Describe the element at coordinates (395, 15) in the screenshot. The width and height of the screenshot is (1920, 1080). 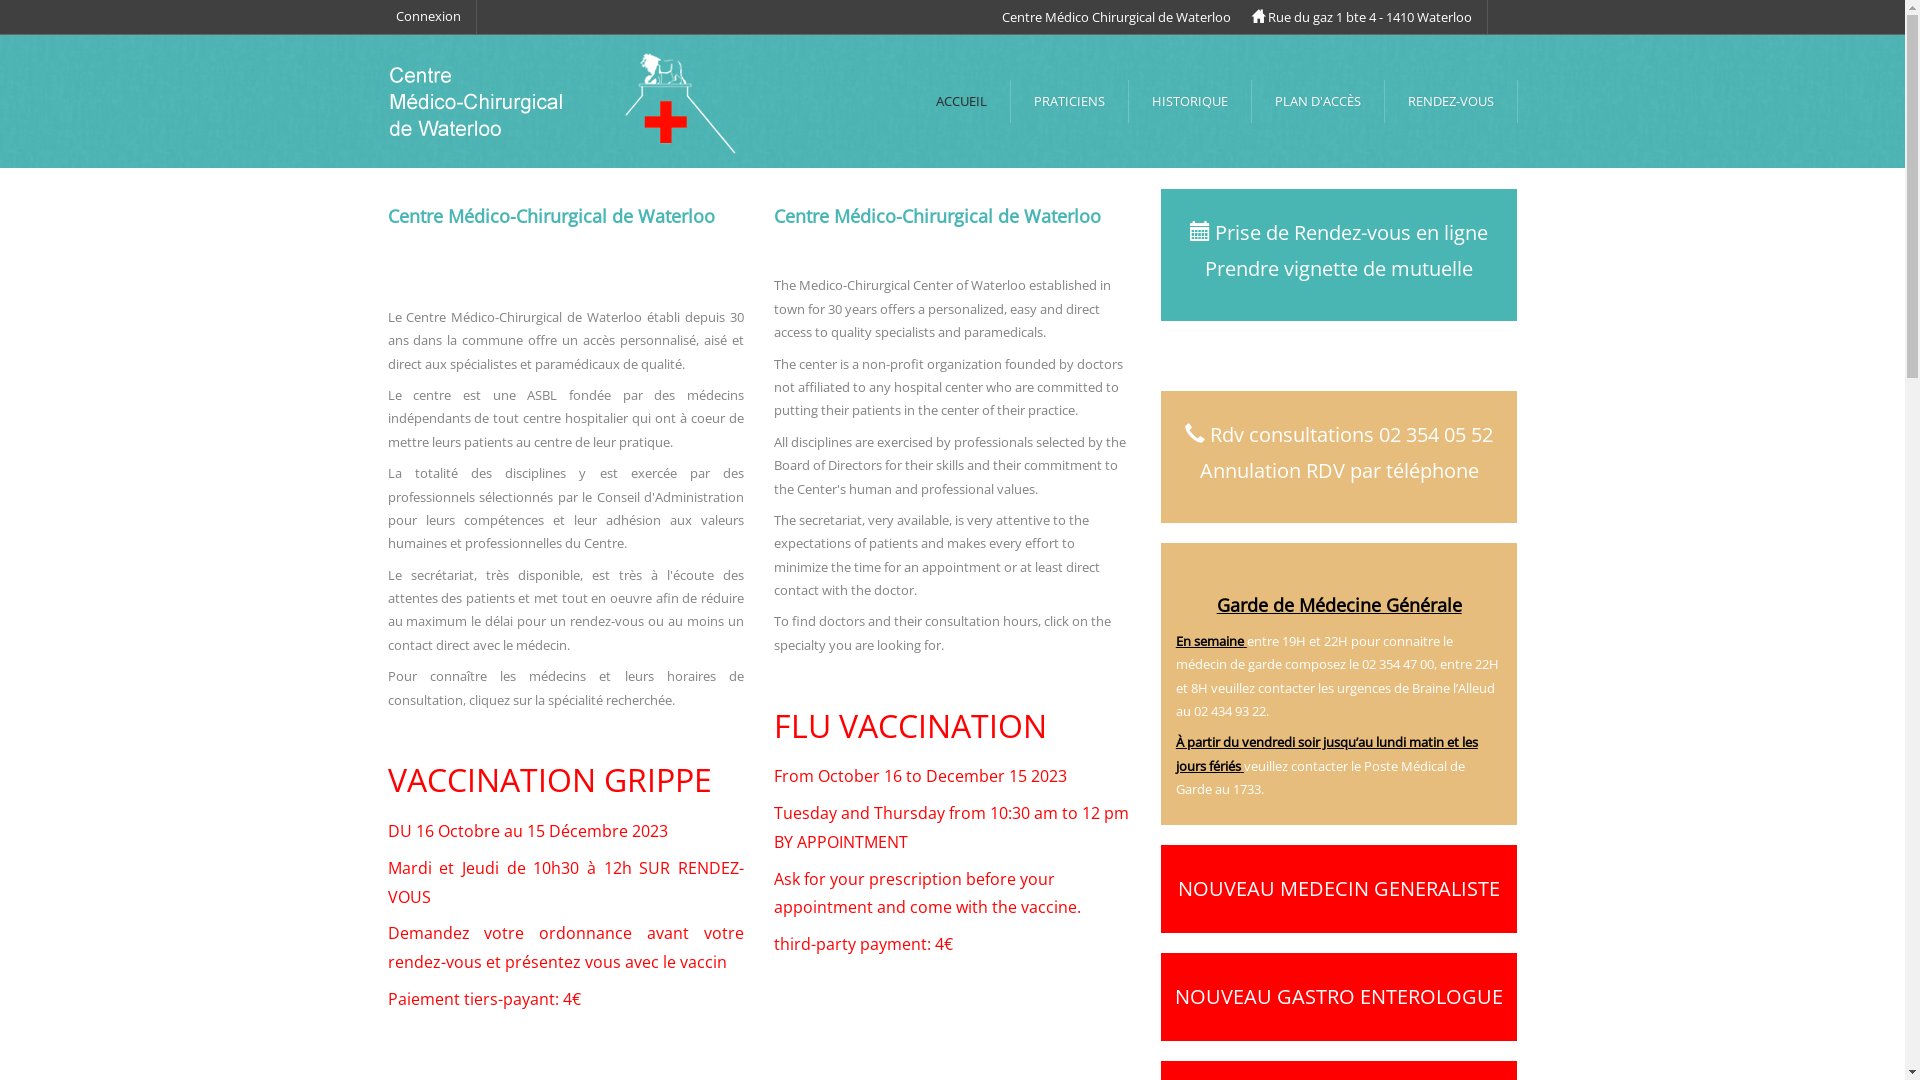
I see `'Connexion'` at that location.